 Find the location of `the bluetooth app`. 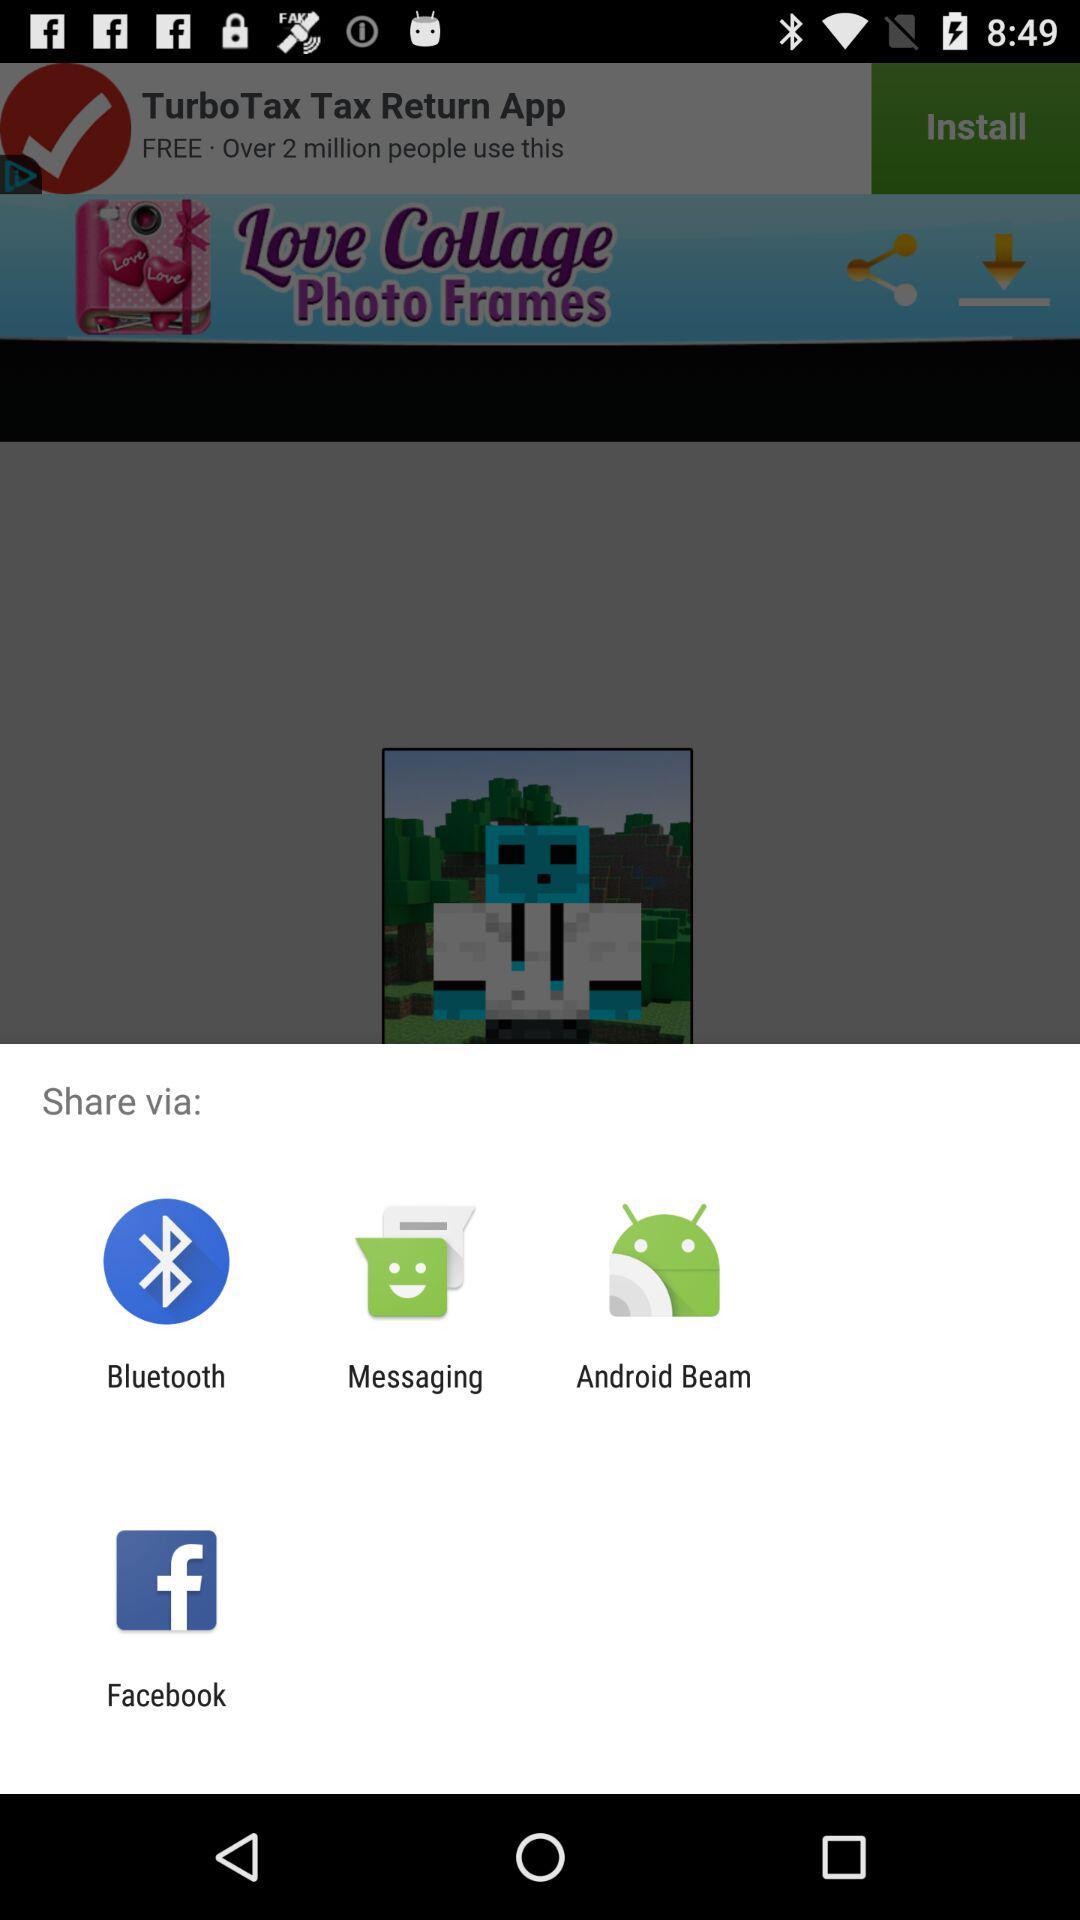

the bluetooth app is located at coordinates (165, 1392).